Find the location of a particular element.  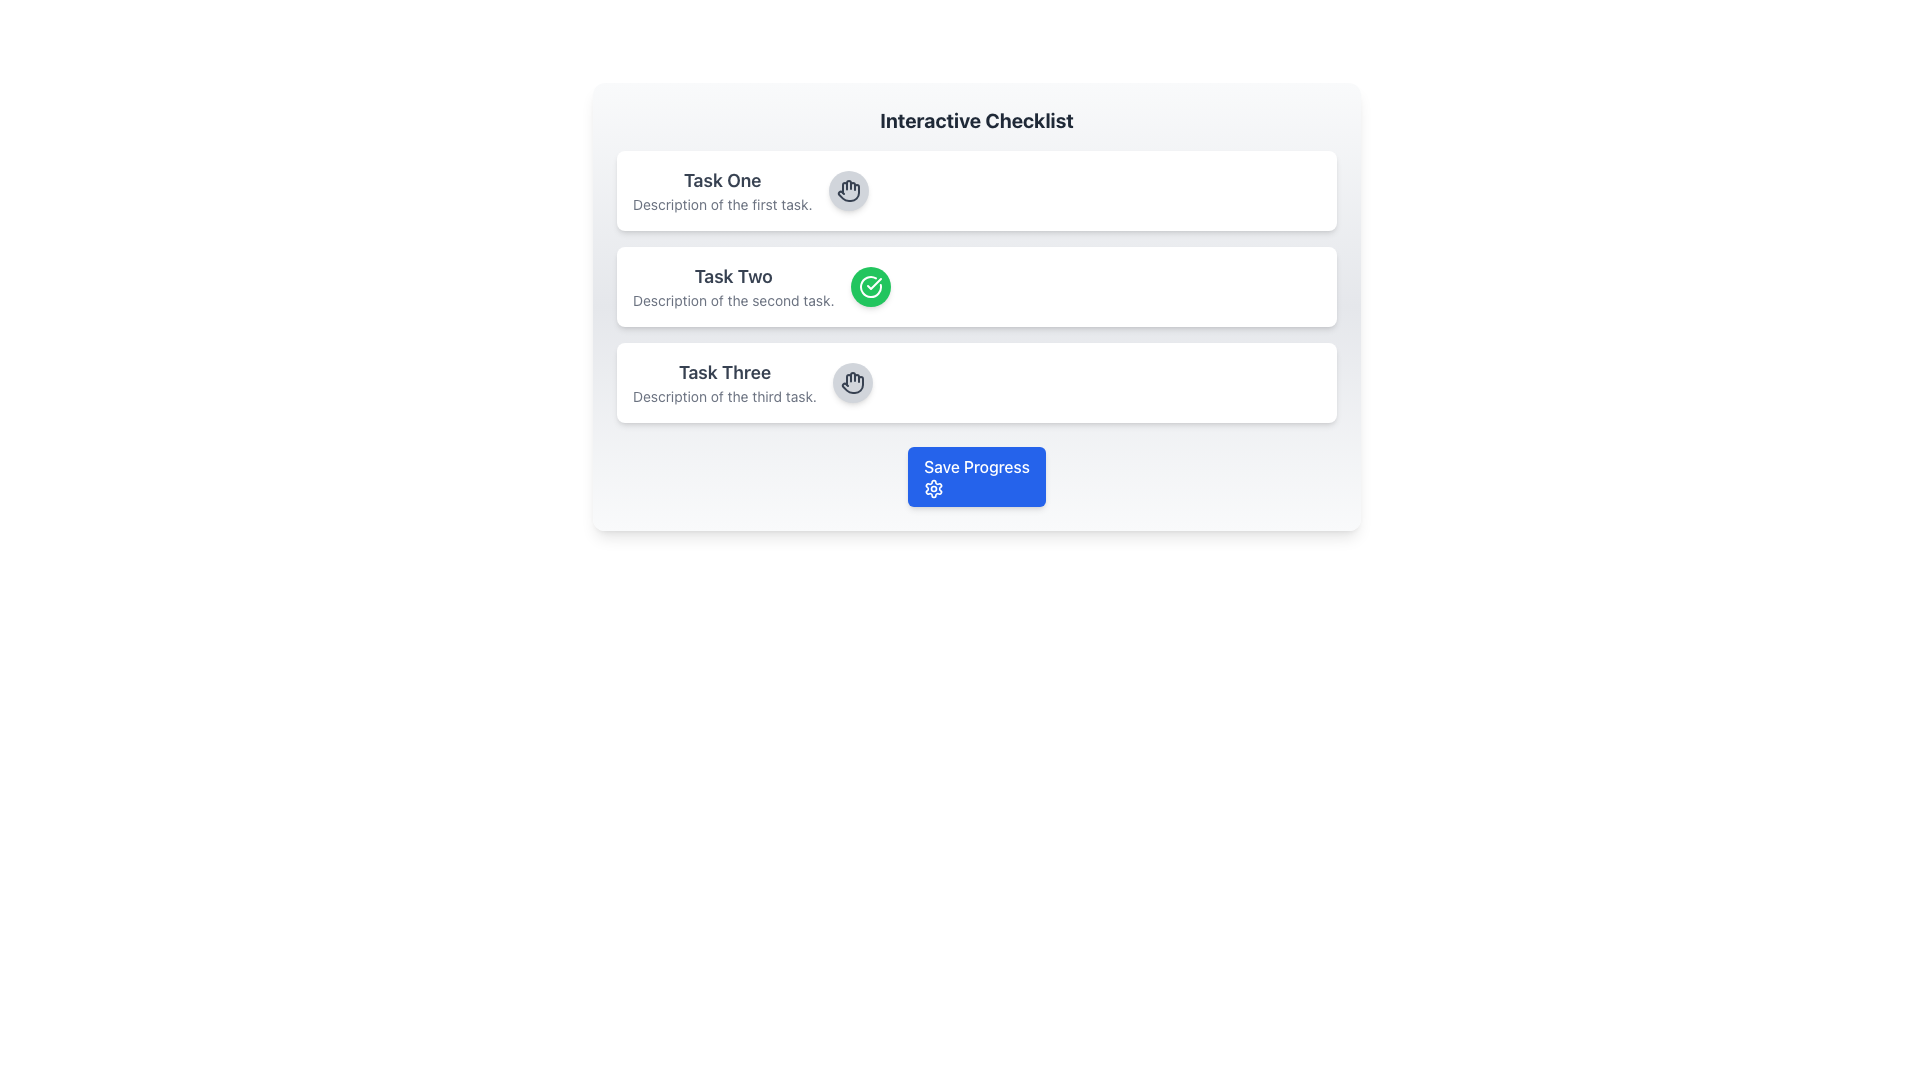

the checkmark icon within the circular badge that indicates the second task is completed in the checklist interface is located at coordinates (873, 284).